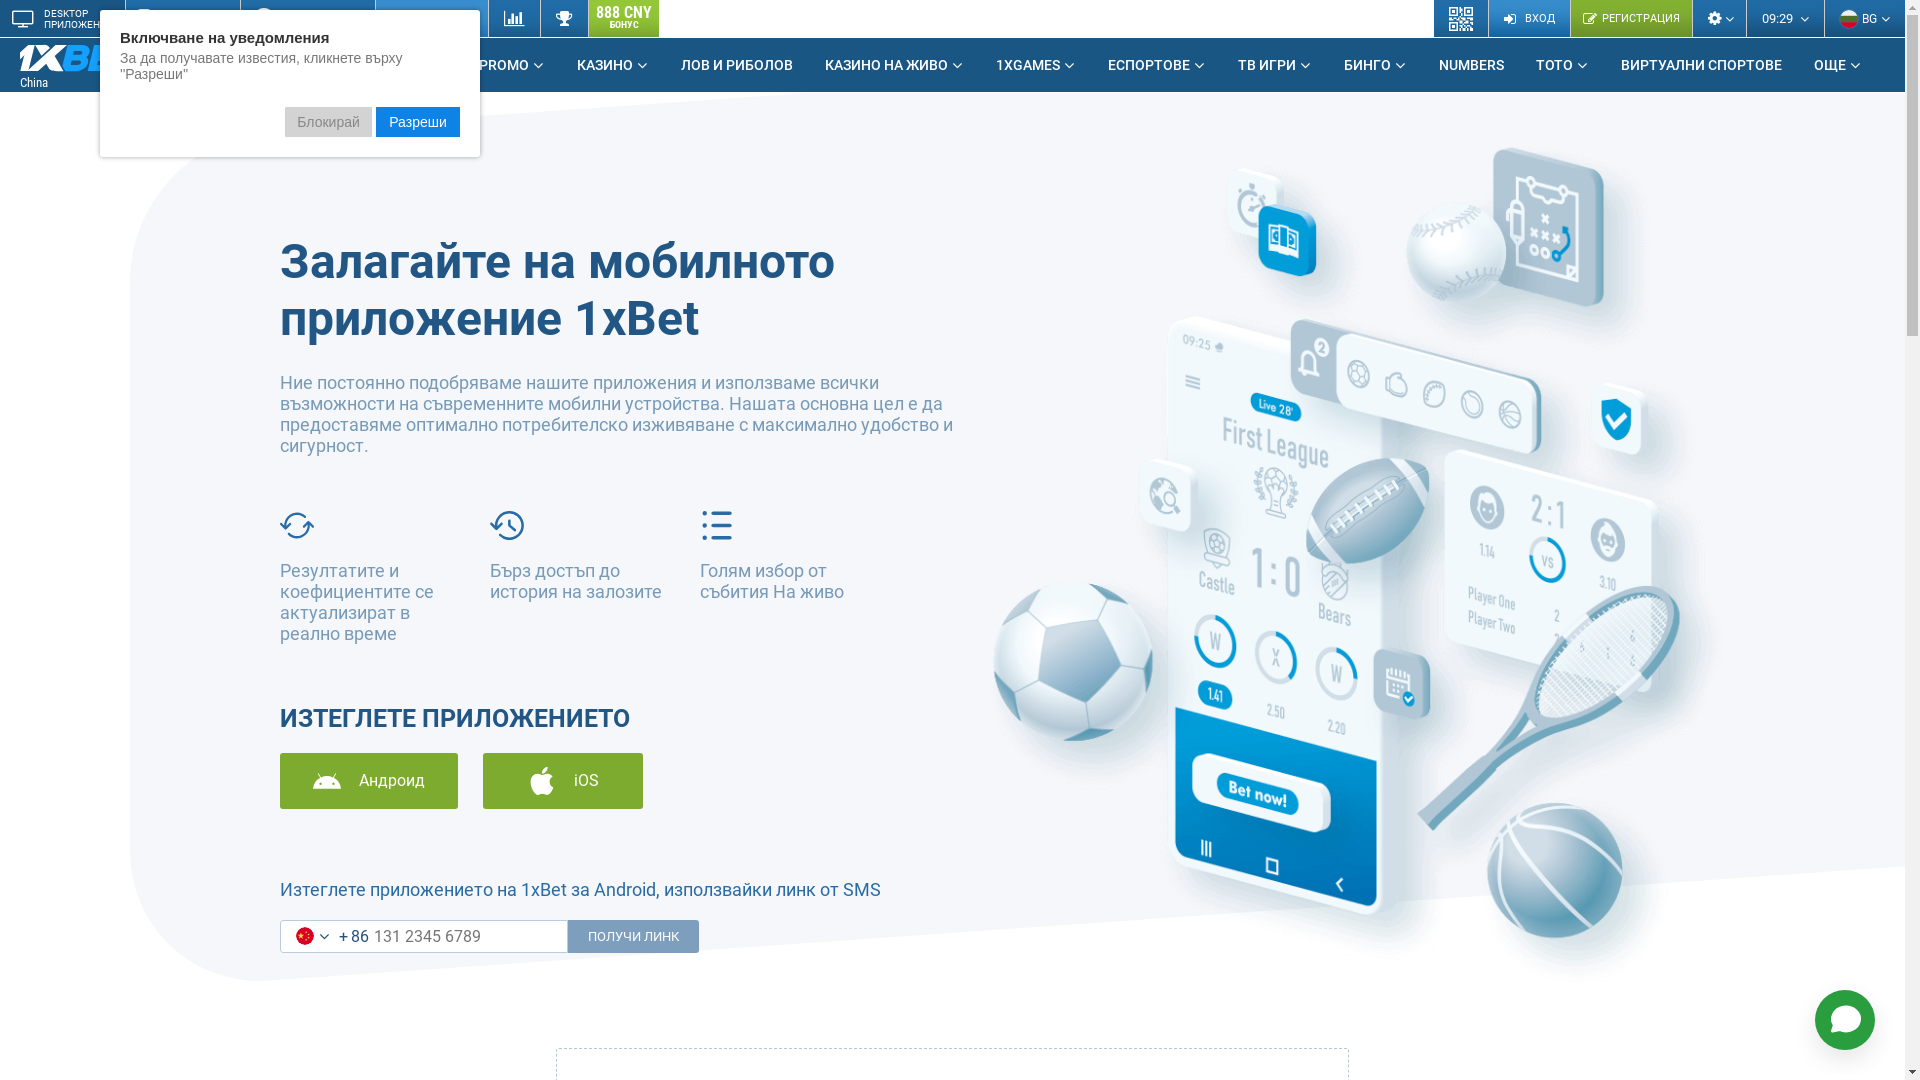 The image size is (1920, 1080). Describe the element at coordinates (80, 56) in the screenshot. I see `'1xBet Betting Company'` at that location.